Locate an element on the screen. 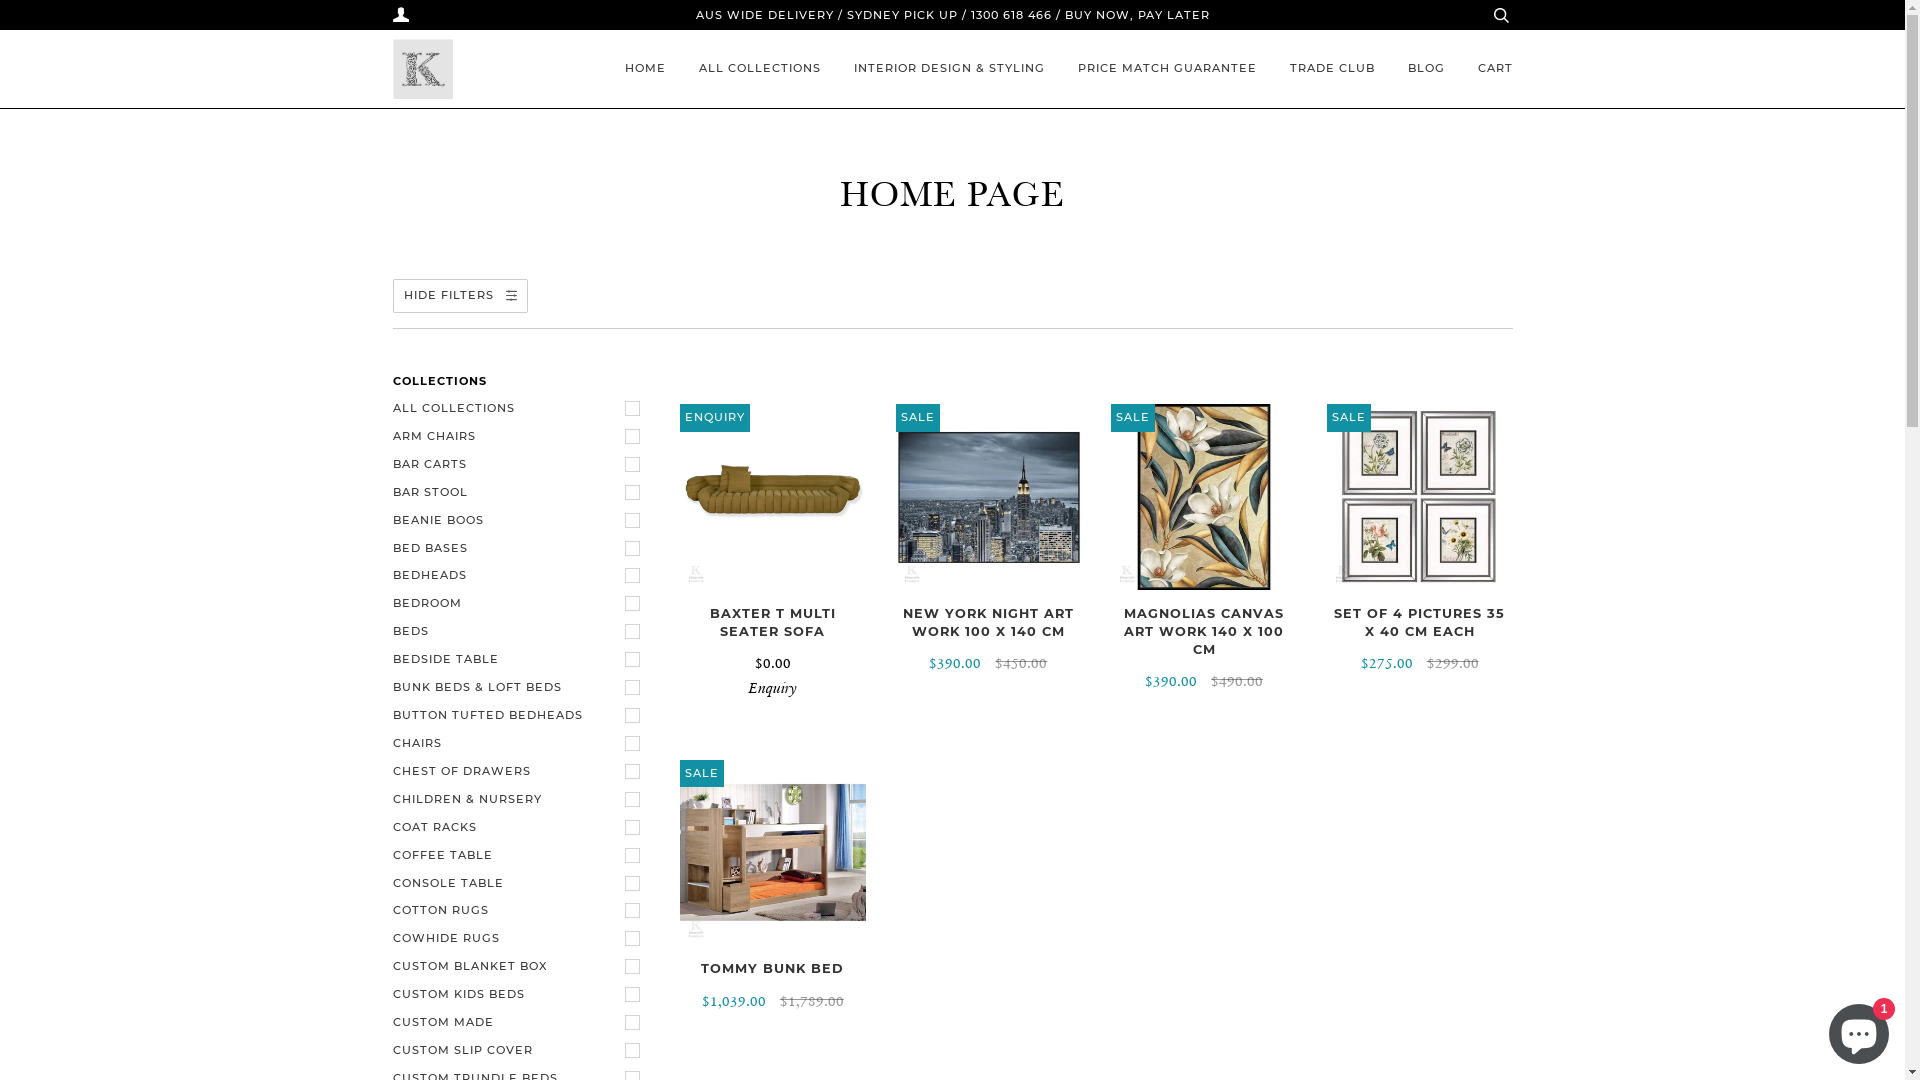 This screenshot has height=1080, width=1920. 'COAT RACKS' is located at coordinates (521, 828).